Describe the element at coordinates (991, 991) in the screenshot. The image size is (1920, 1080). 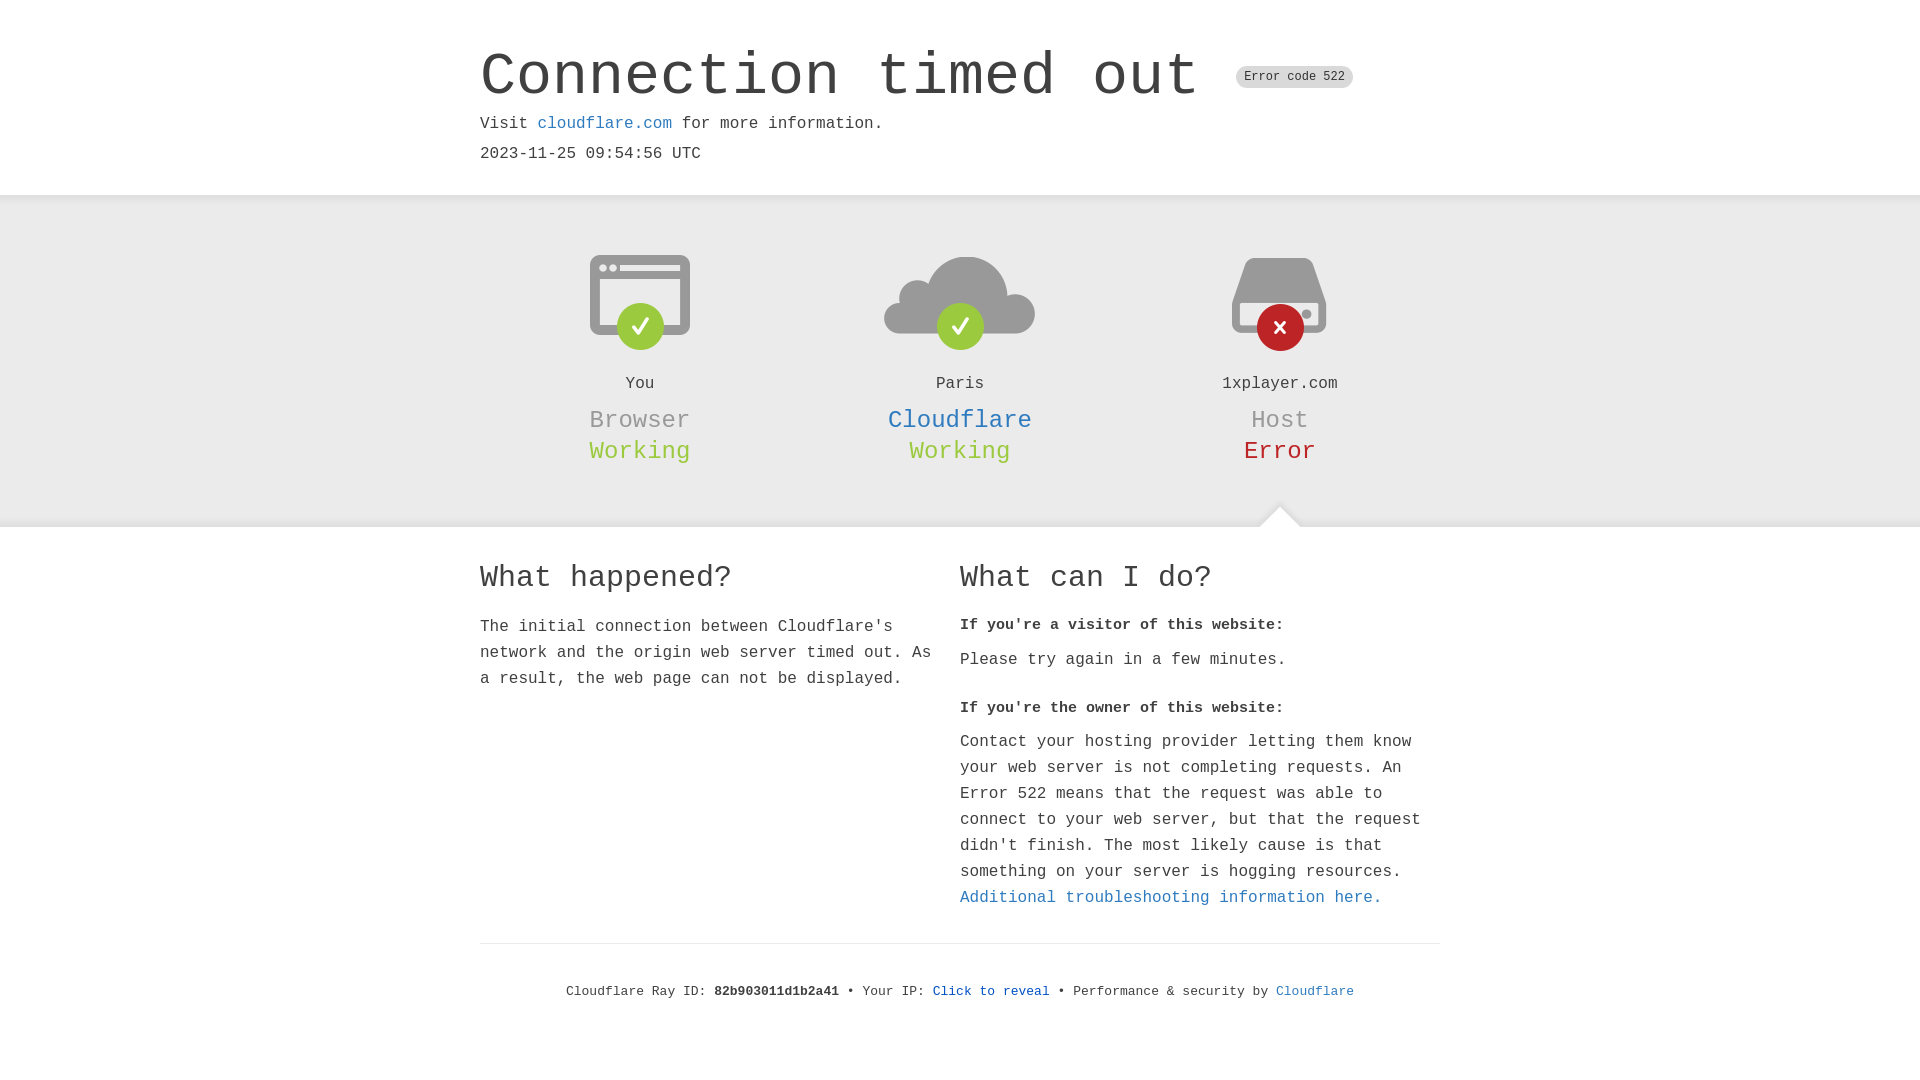
I see `'Click to reveal'` at that location.